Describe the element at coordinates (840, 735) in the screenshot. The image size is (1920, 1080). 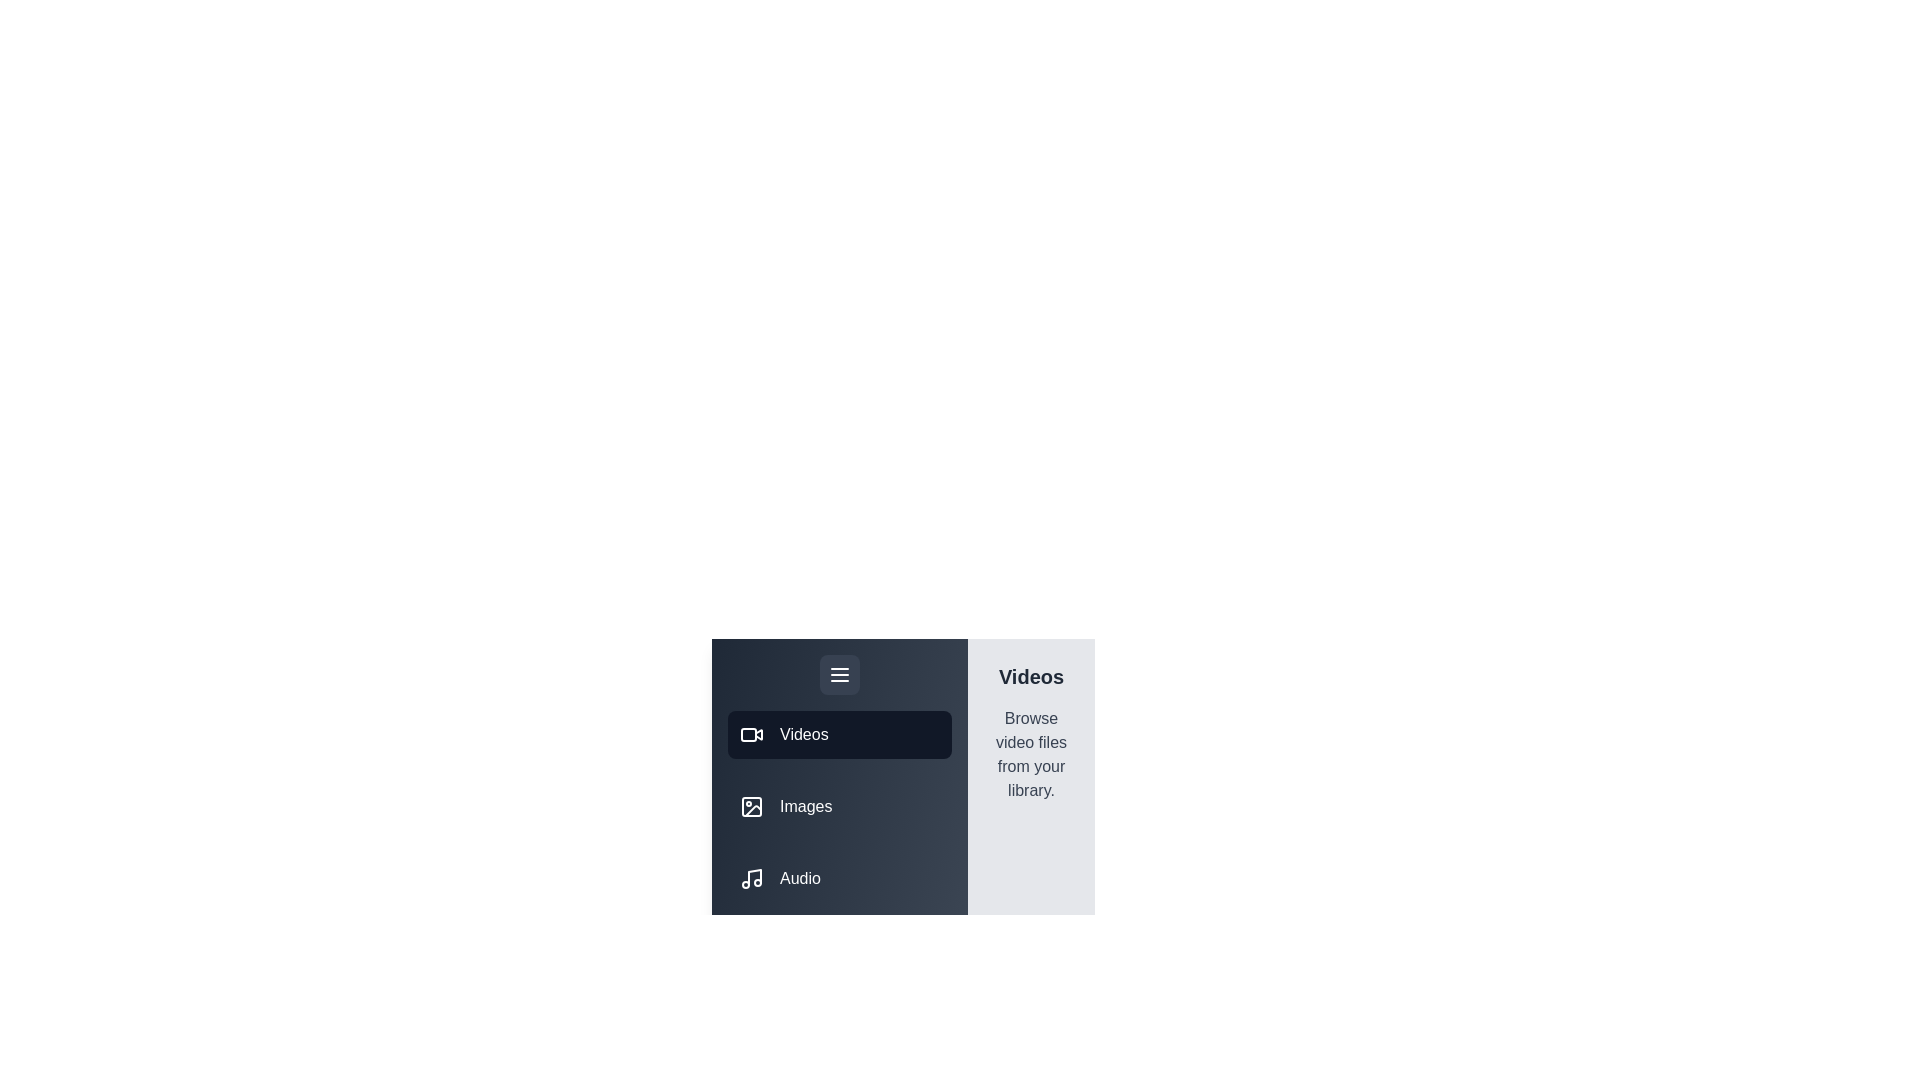
I see `the media type Videos from the drawer` at that location.